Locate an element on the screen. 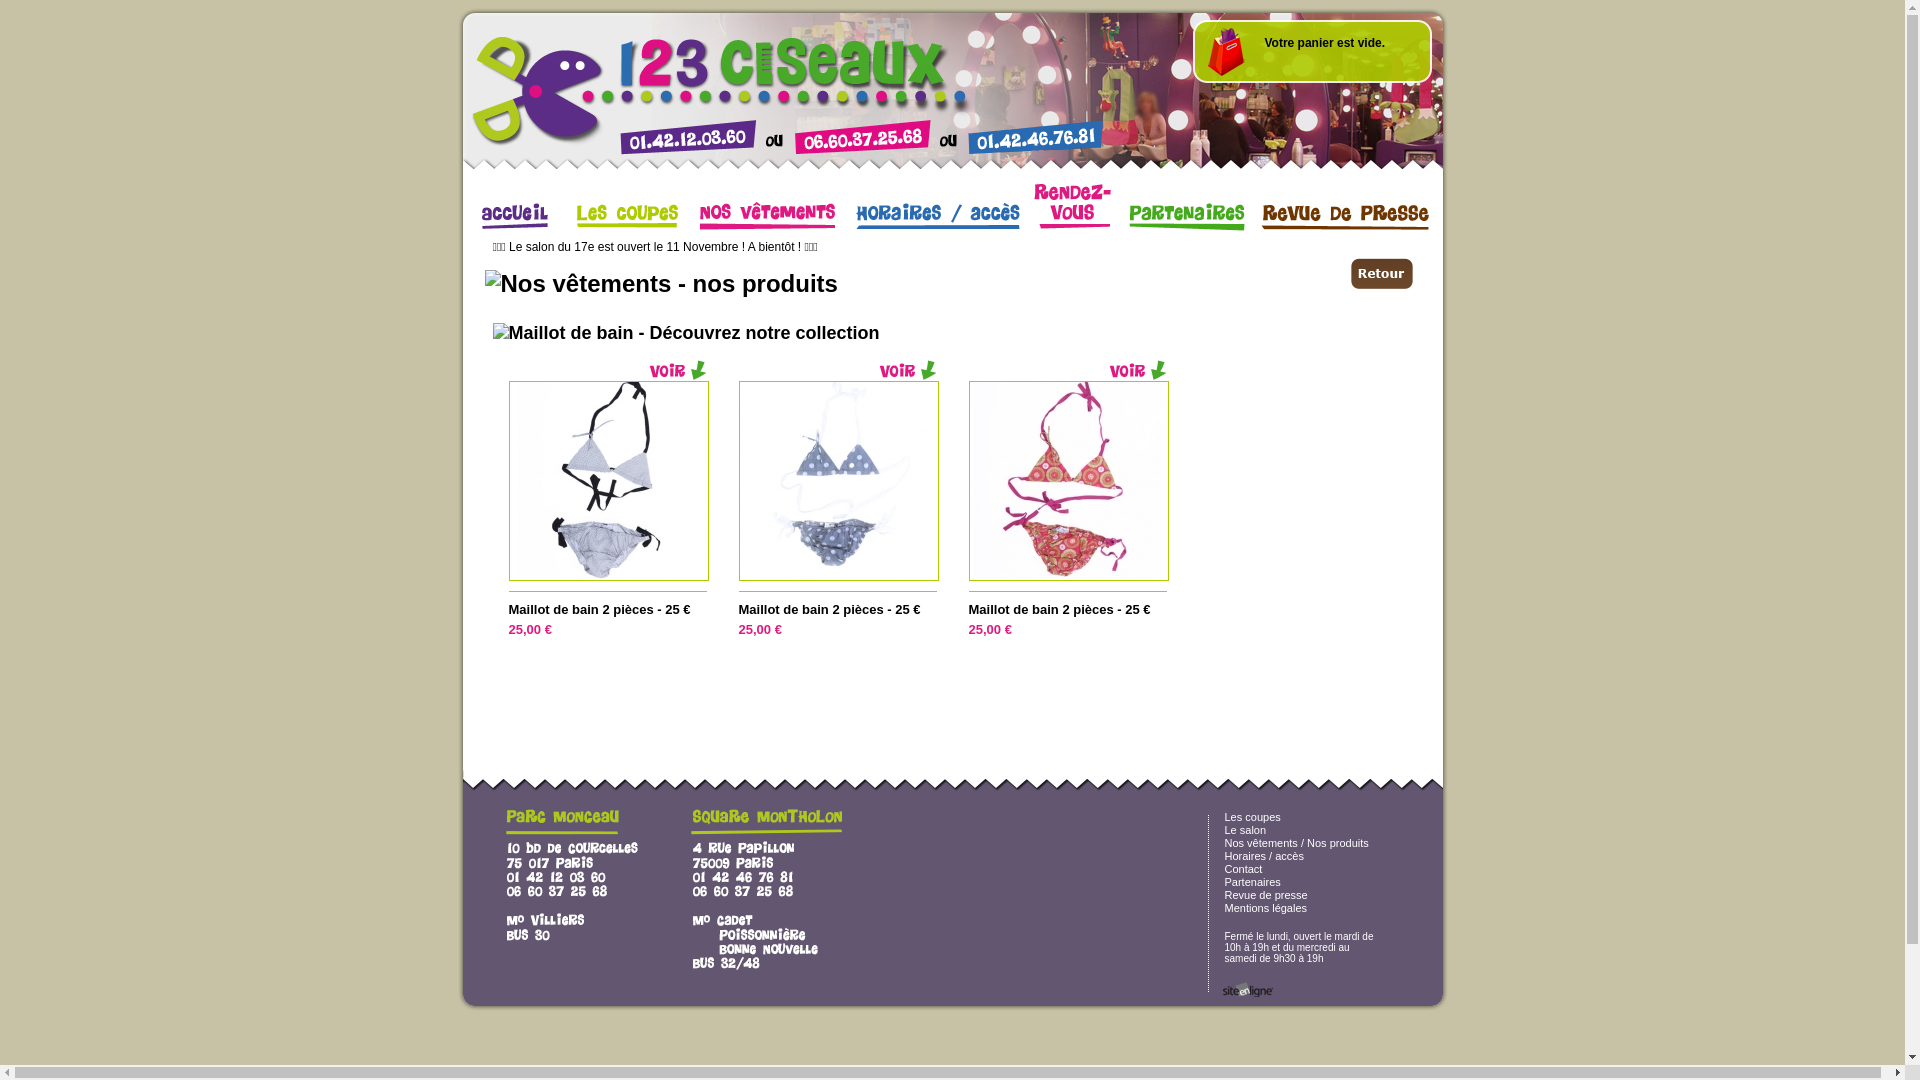 The width and height of the screenshot is (1920, 1080). 'Partenaires' is located at coordinates (1251, 881).